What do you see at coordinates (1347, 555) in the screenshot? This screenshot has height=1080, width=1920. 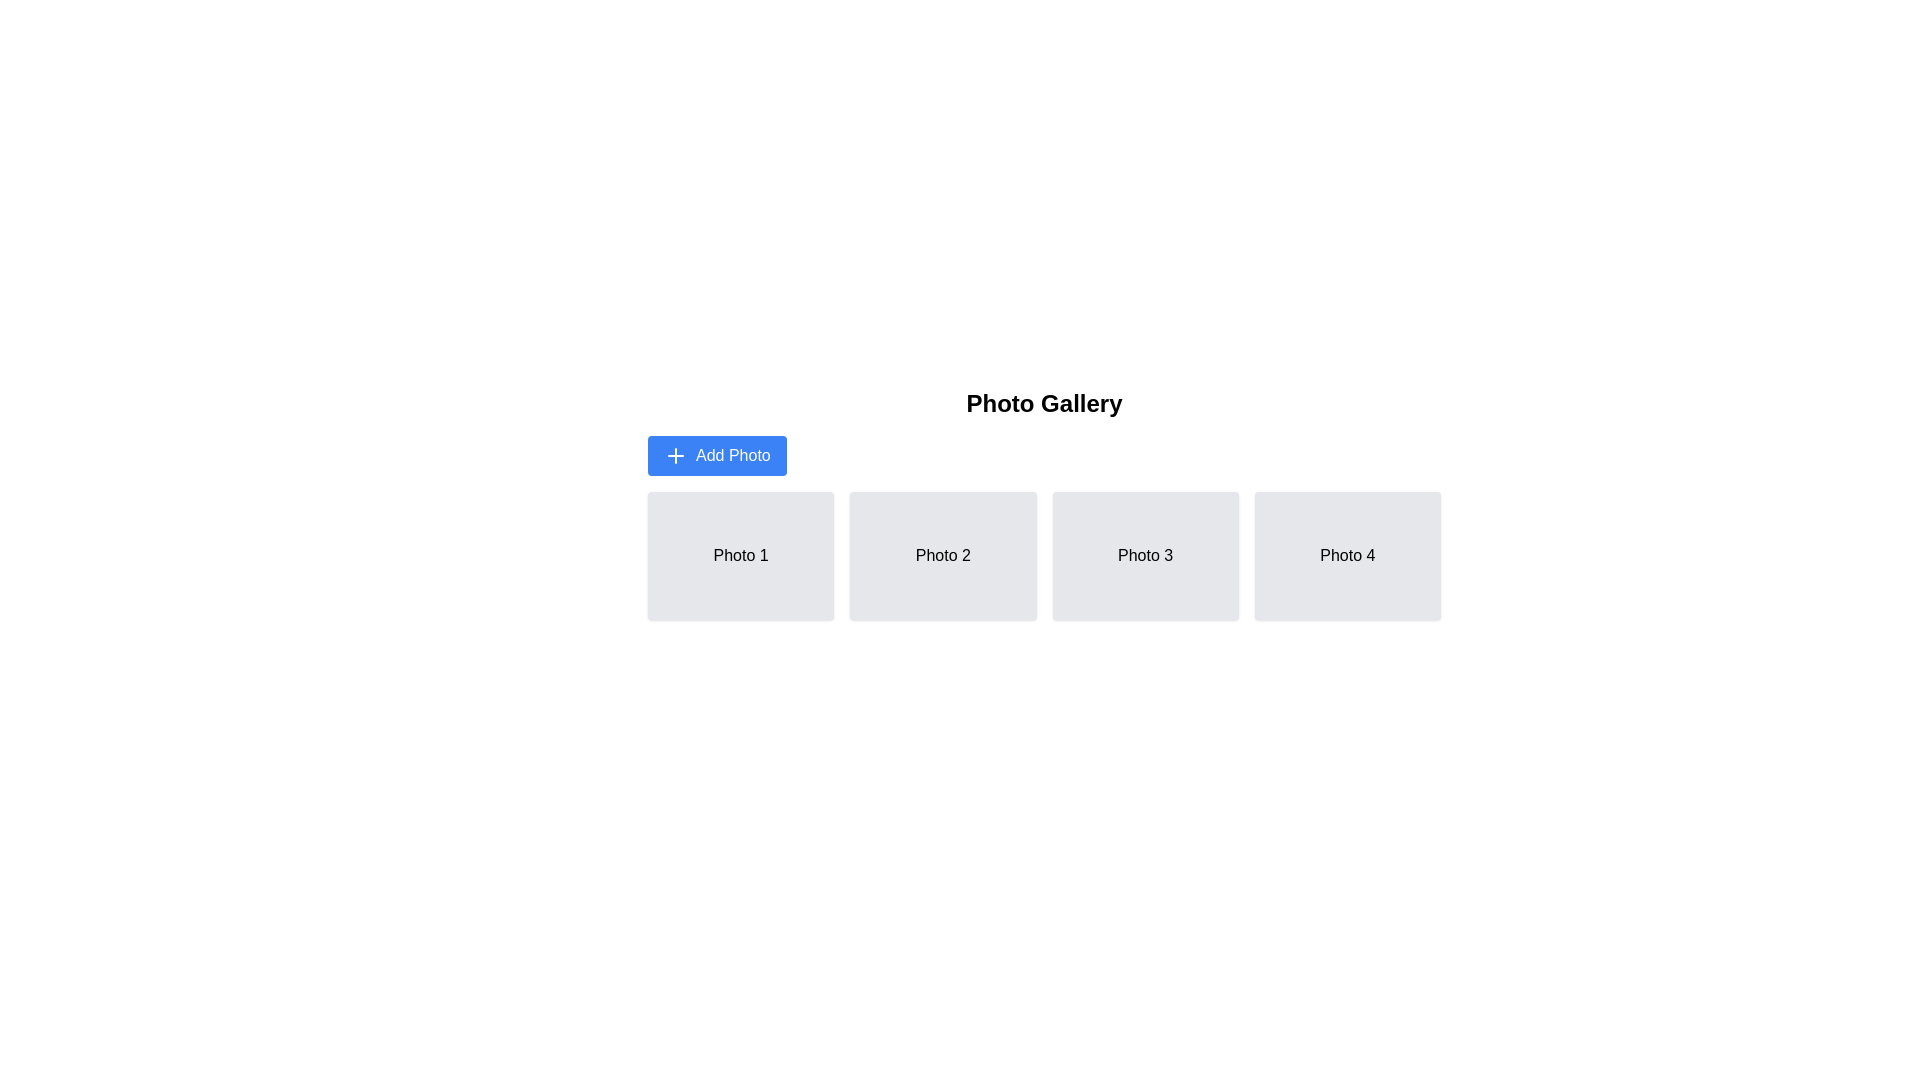 I see `the static display element labeled 'Photo 4', which is the fourth item in a grid layout, located at the rightmost end of the first row` at bounding box center [1347, 555].